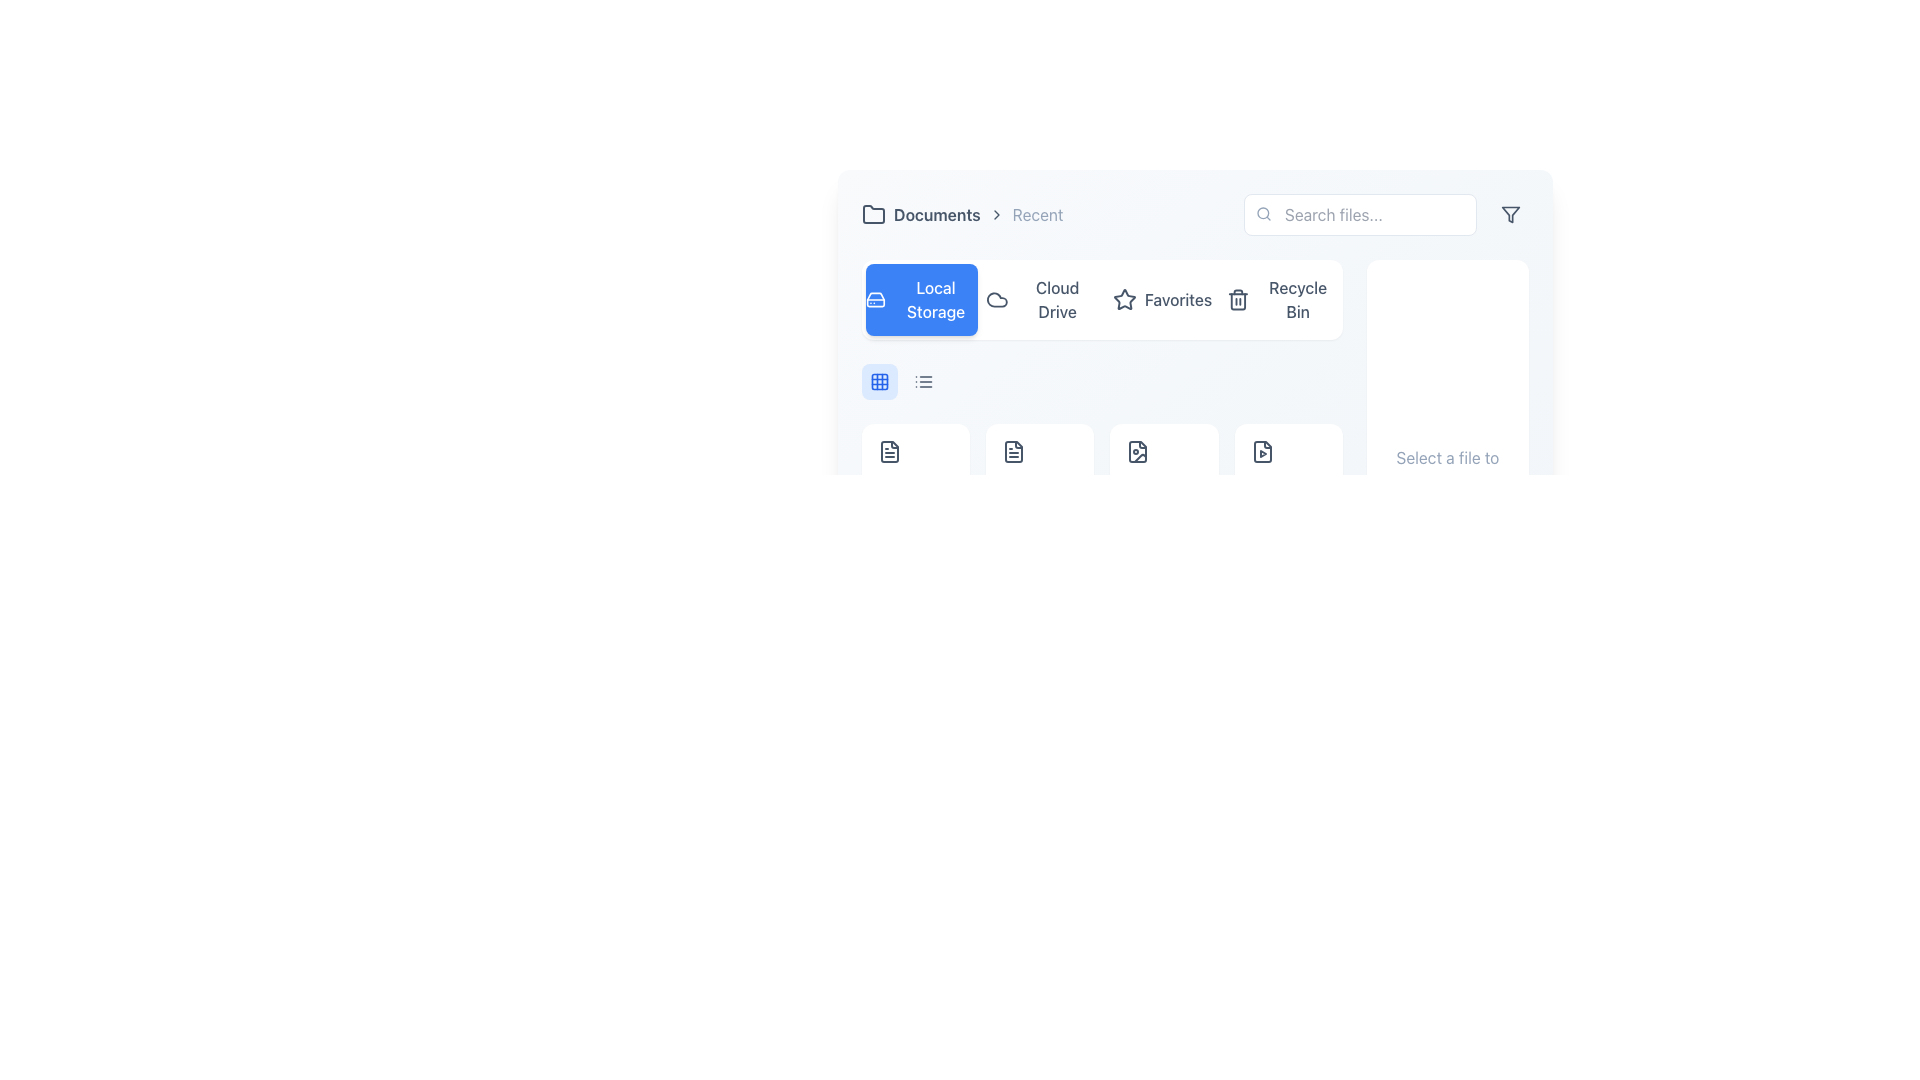  Describe the element at coordinates (1261, 451) in the screenshot. I see `the video file icon located` at that location.